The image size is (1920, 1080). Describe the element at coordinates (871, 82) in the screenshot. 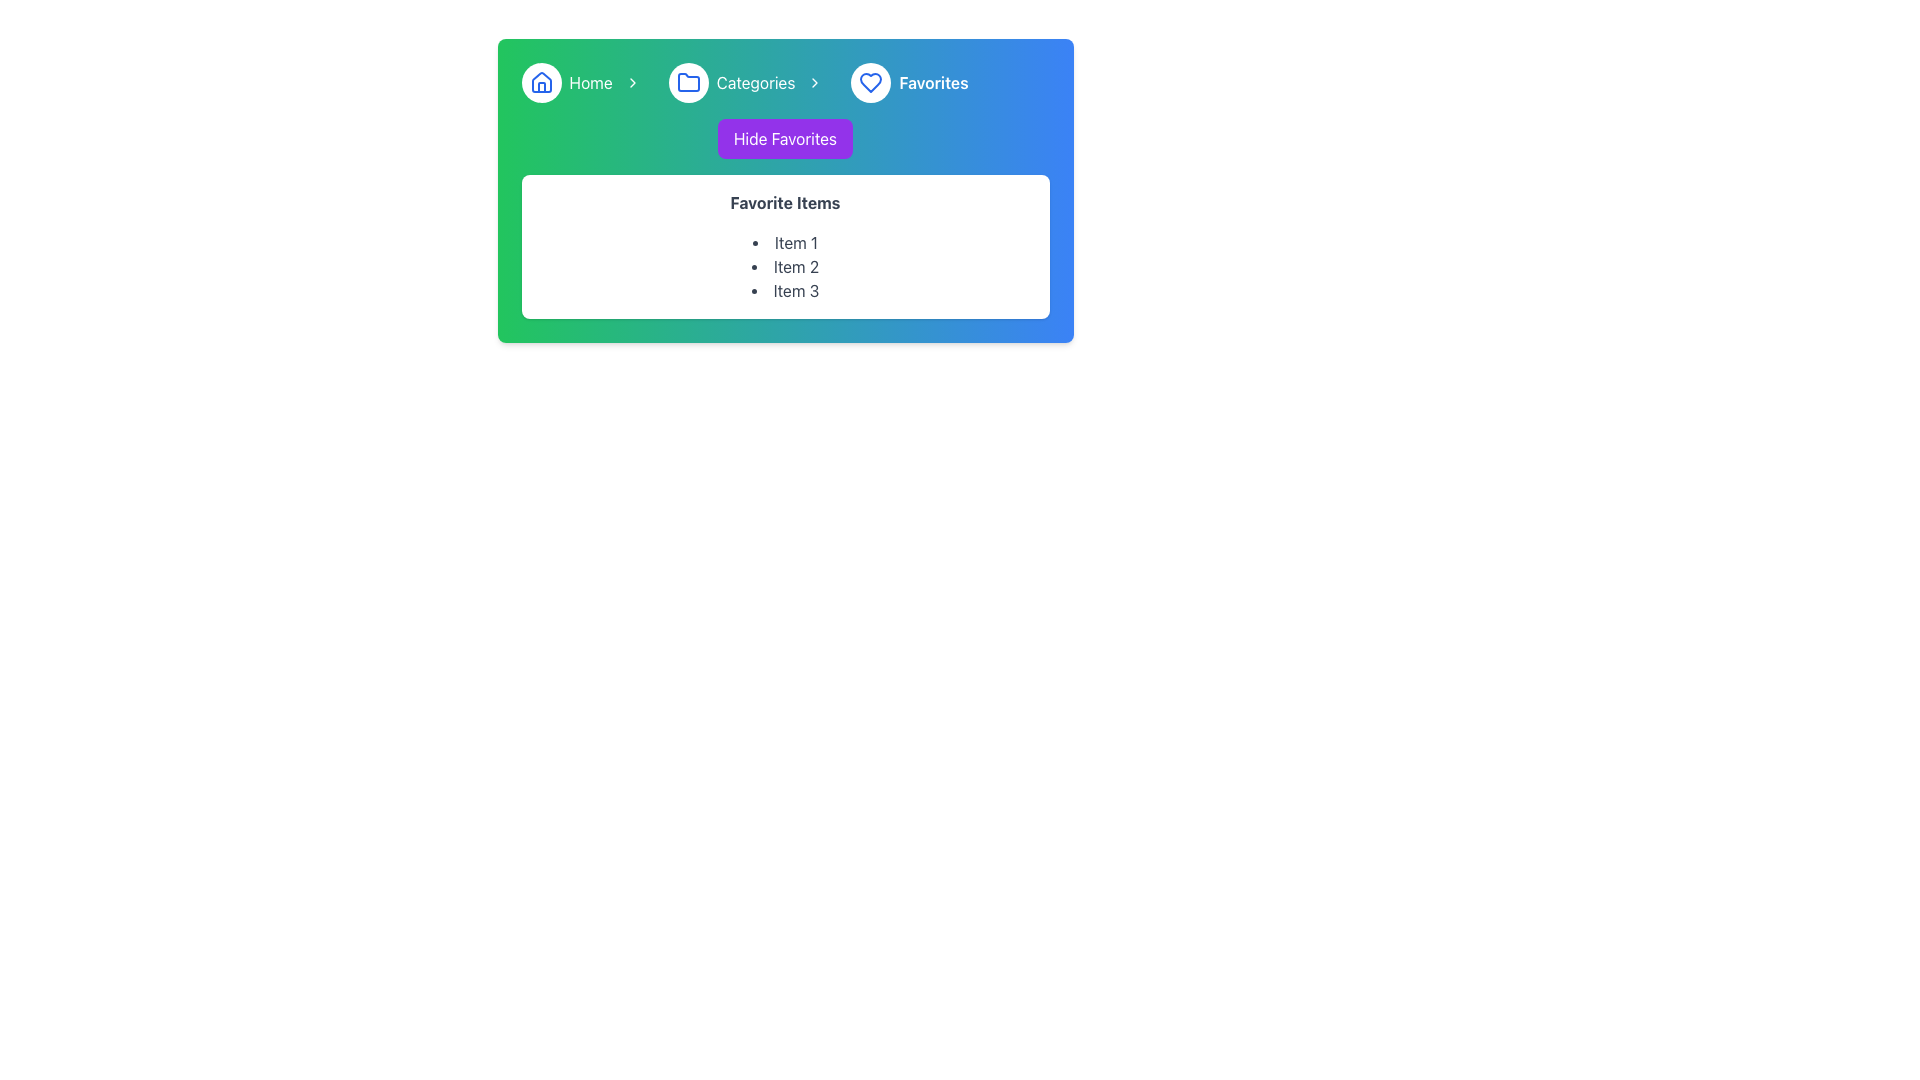

I see `the heart-shaped SVG icon with a thin blue border located next to the 'Favorites' label in the breadcrumb navigation` at that location.